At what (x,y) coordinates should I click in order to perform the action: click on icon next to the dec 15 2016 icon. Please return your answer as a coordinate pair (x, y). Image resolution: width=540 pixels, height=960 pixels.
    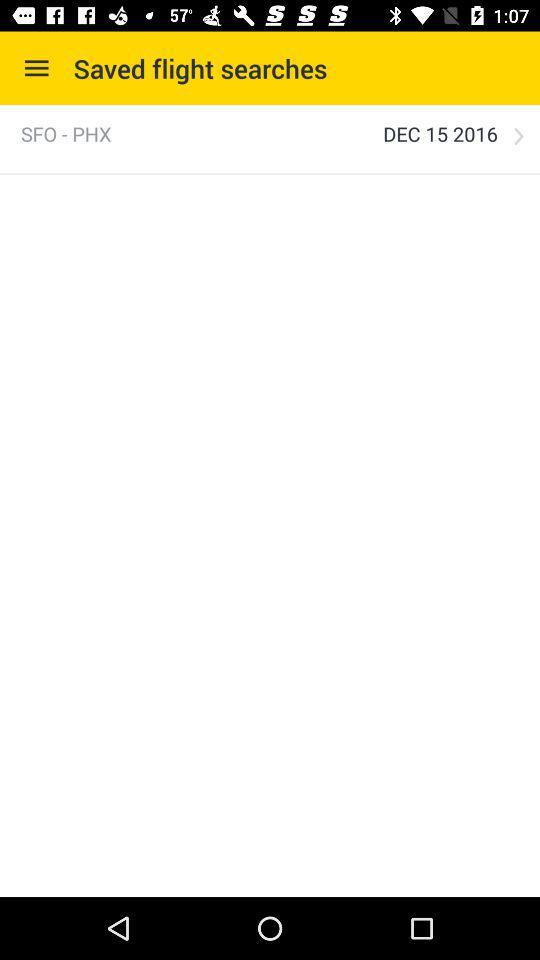
    Looking at the image, I should click on (518, 135).